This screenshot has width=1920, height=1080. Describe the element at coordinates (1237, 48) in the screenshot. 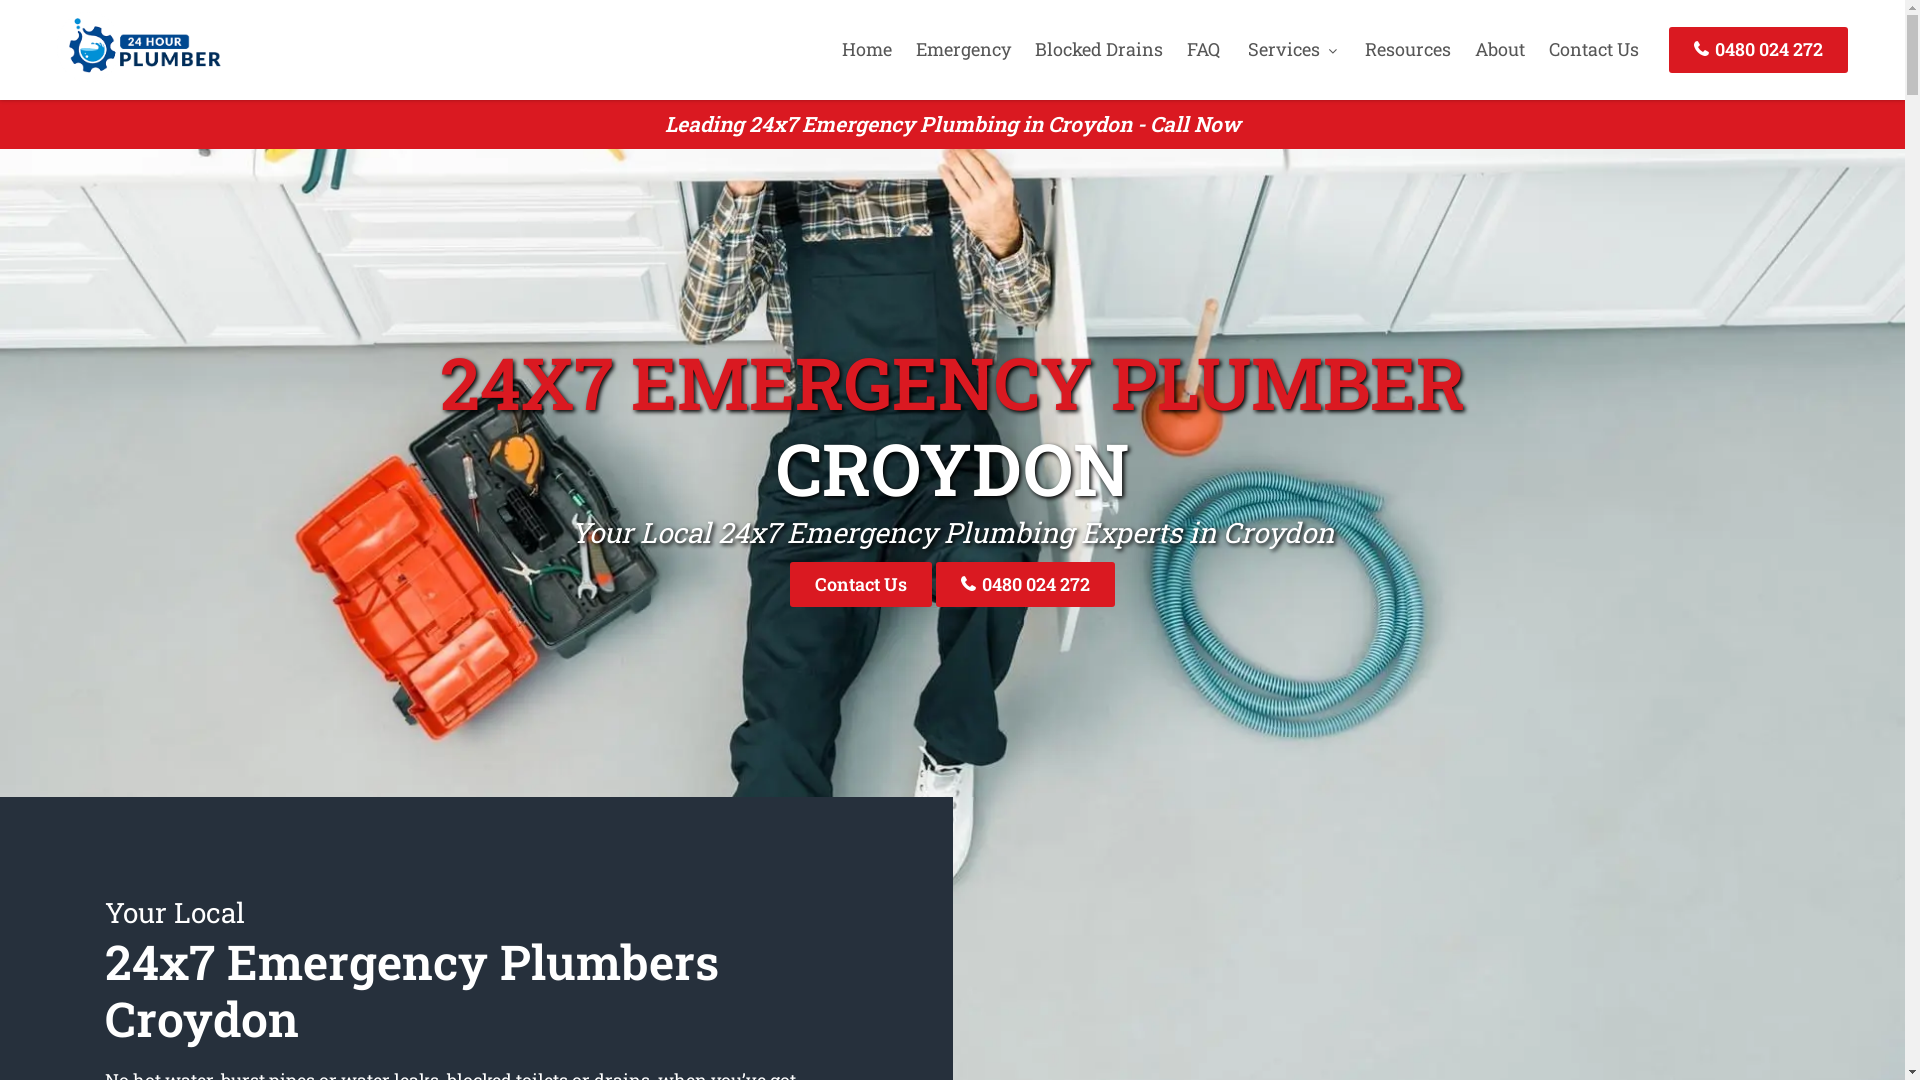

I see `'Services'` at that location.